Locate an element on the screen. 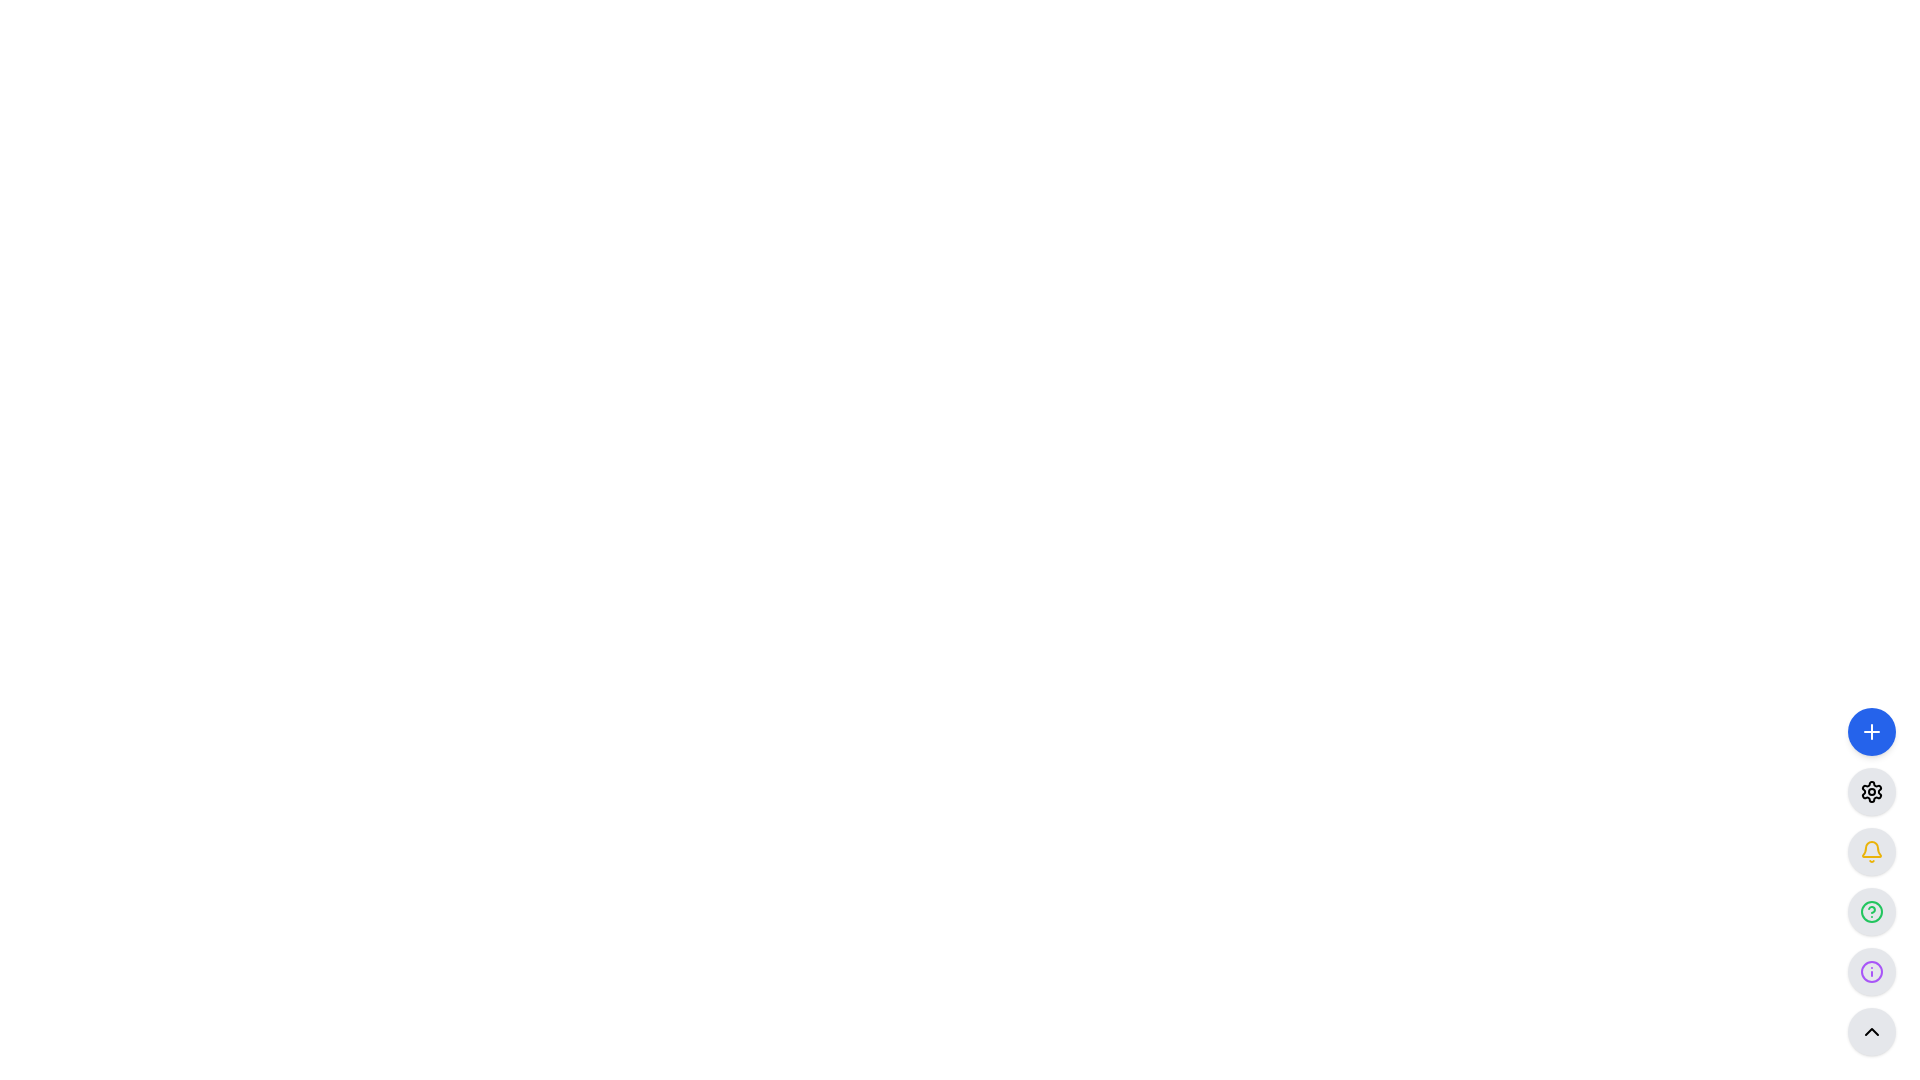  the upward-pointing triangular chevron icon within the light gray circular button at the bottom of the vertical list is located at coordinates (1871, 1032).